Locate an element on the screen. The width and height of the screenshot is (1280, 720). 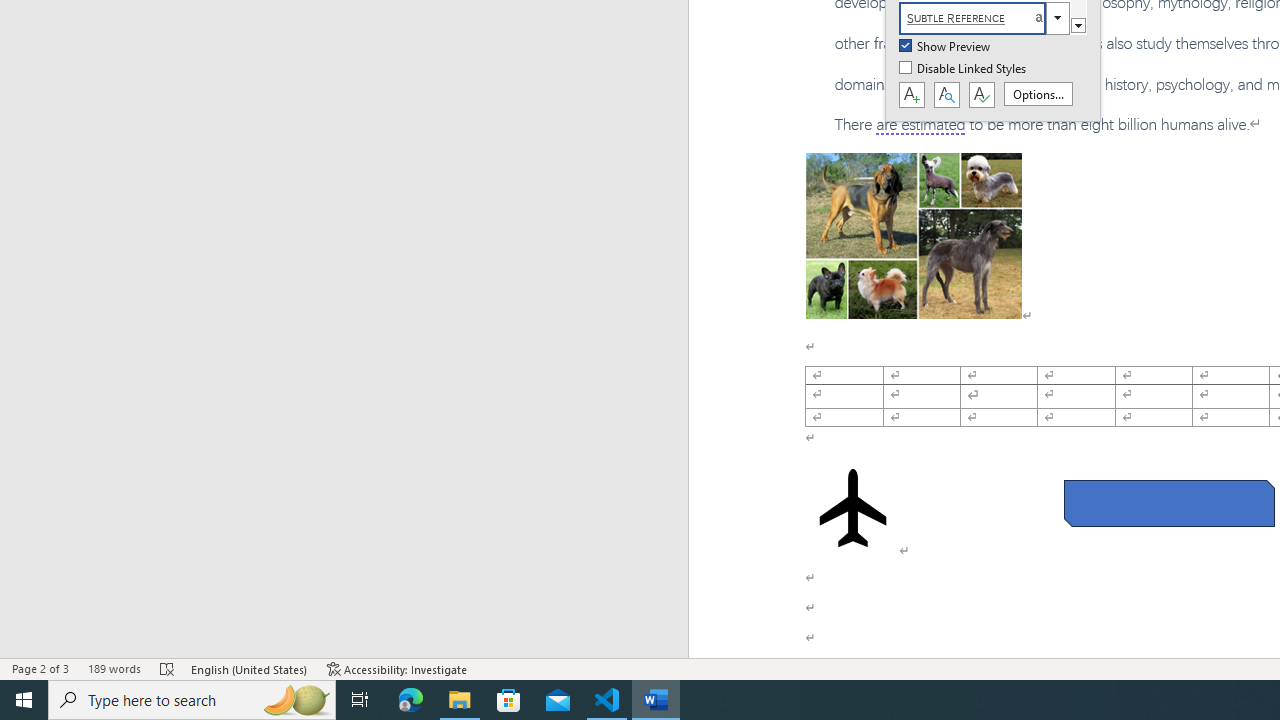
'Options...' is located at coordinates (1038, 93).